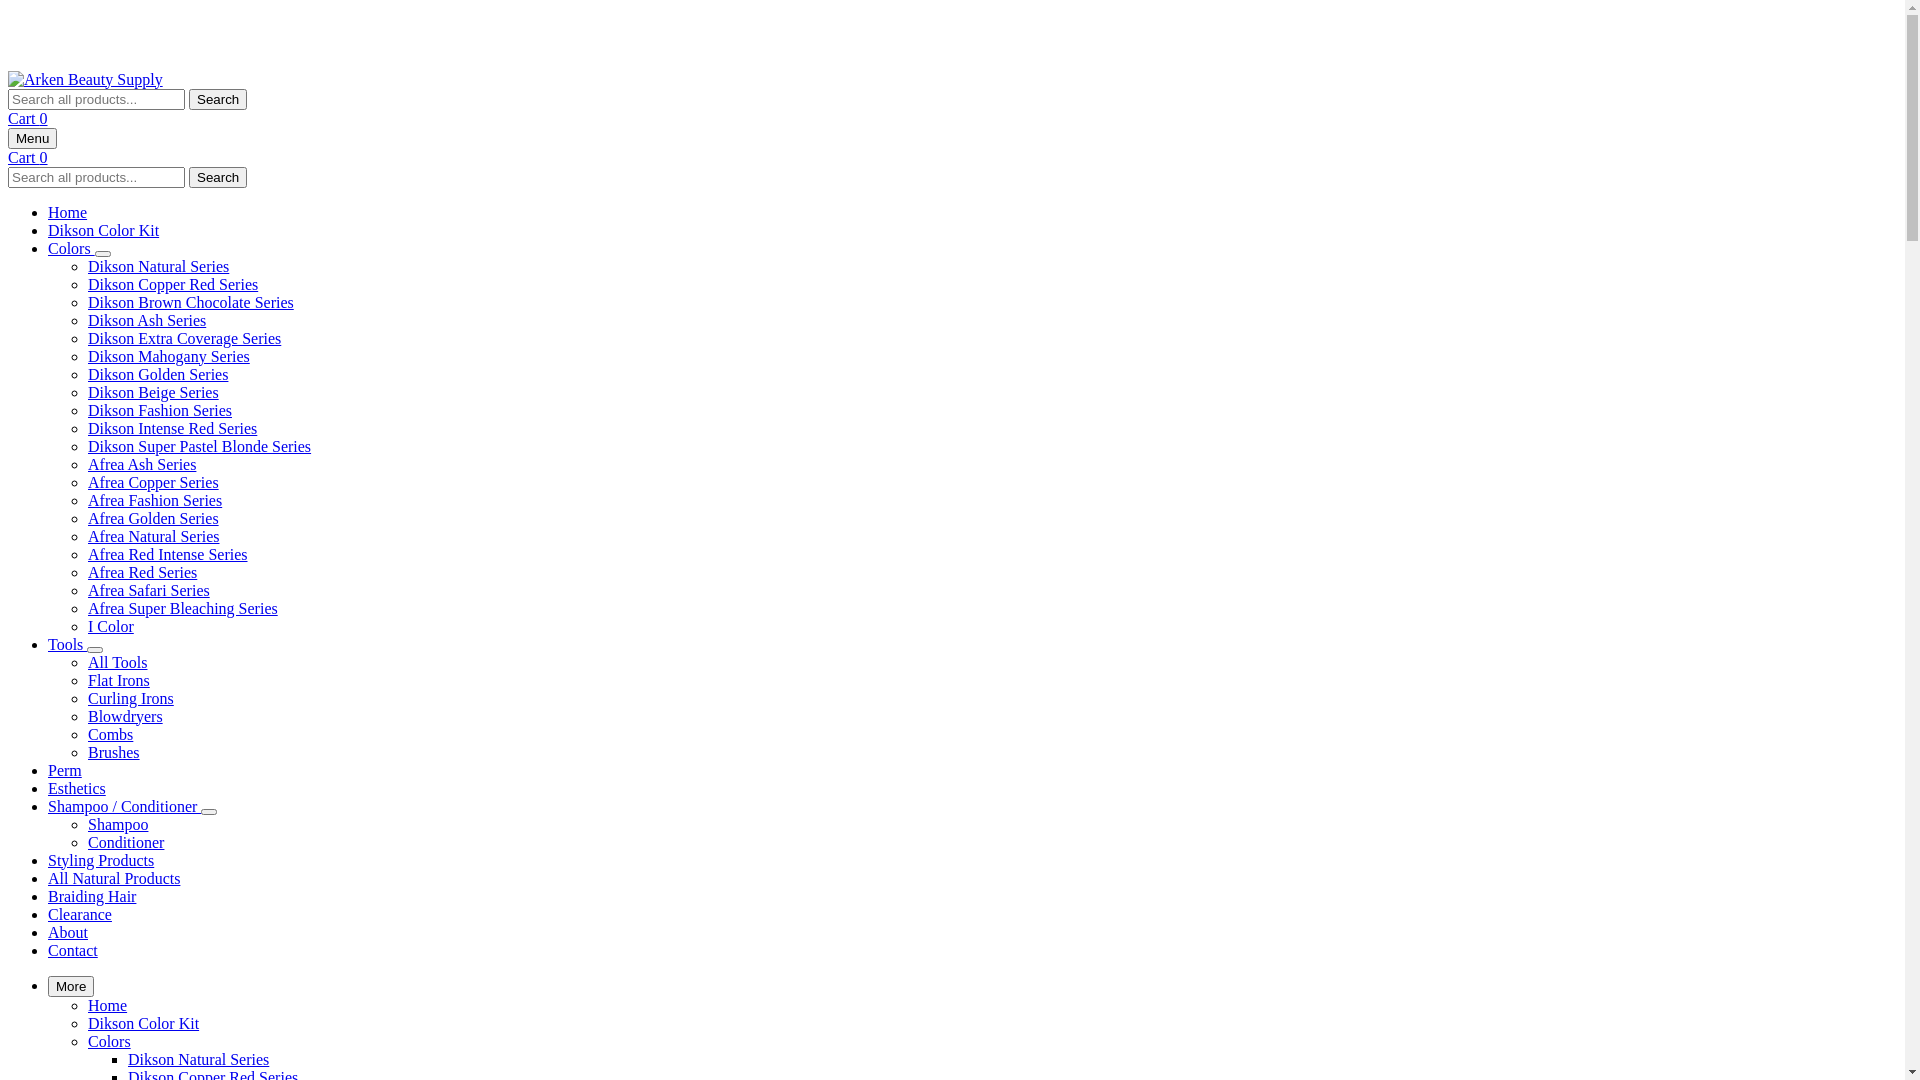 This screenshot has height=1080, width=1920. Describe the element at coordinates (102, 229) in the screenshot. I see `'Dikson Color Kit'` at that location.